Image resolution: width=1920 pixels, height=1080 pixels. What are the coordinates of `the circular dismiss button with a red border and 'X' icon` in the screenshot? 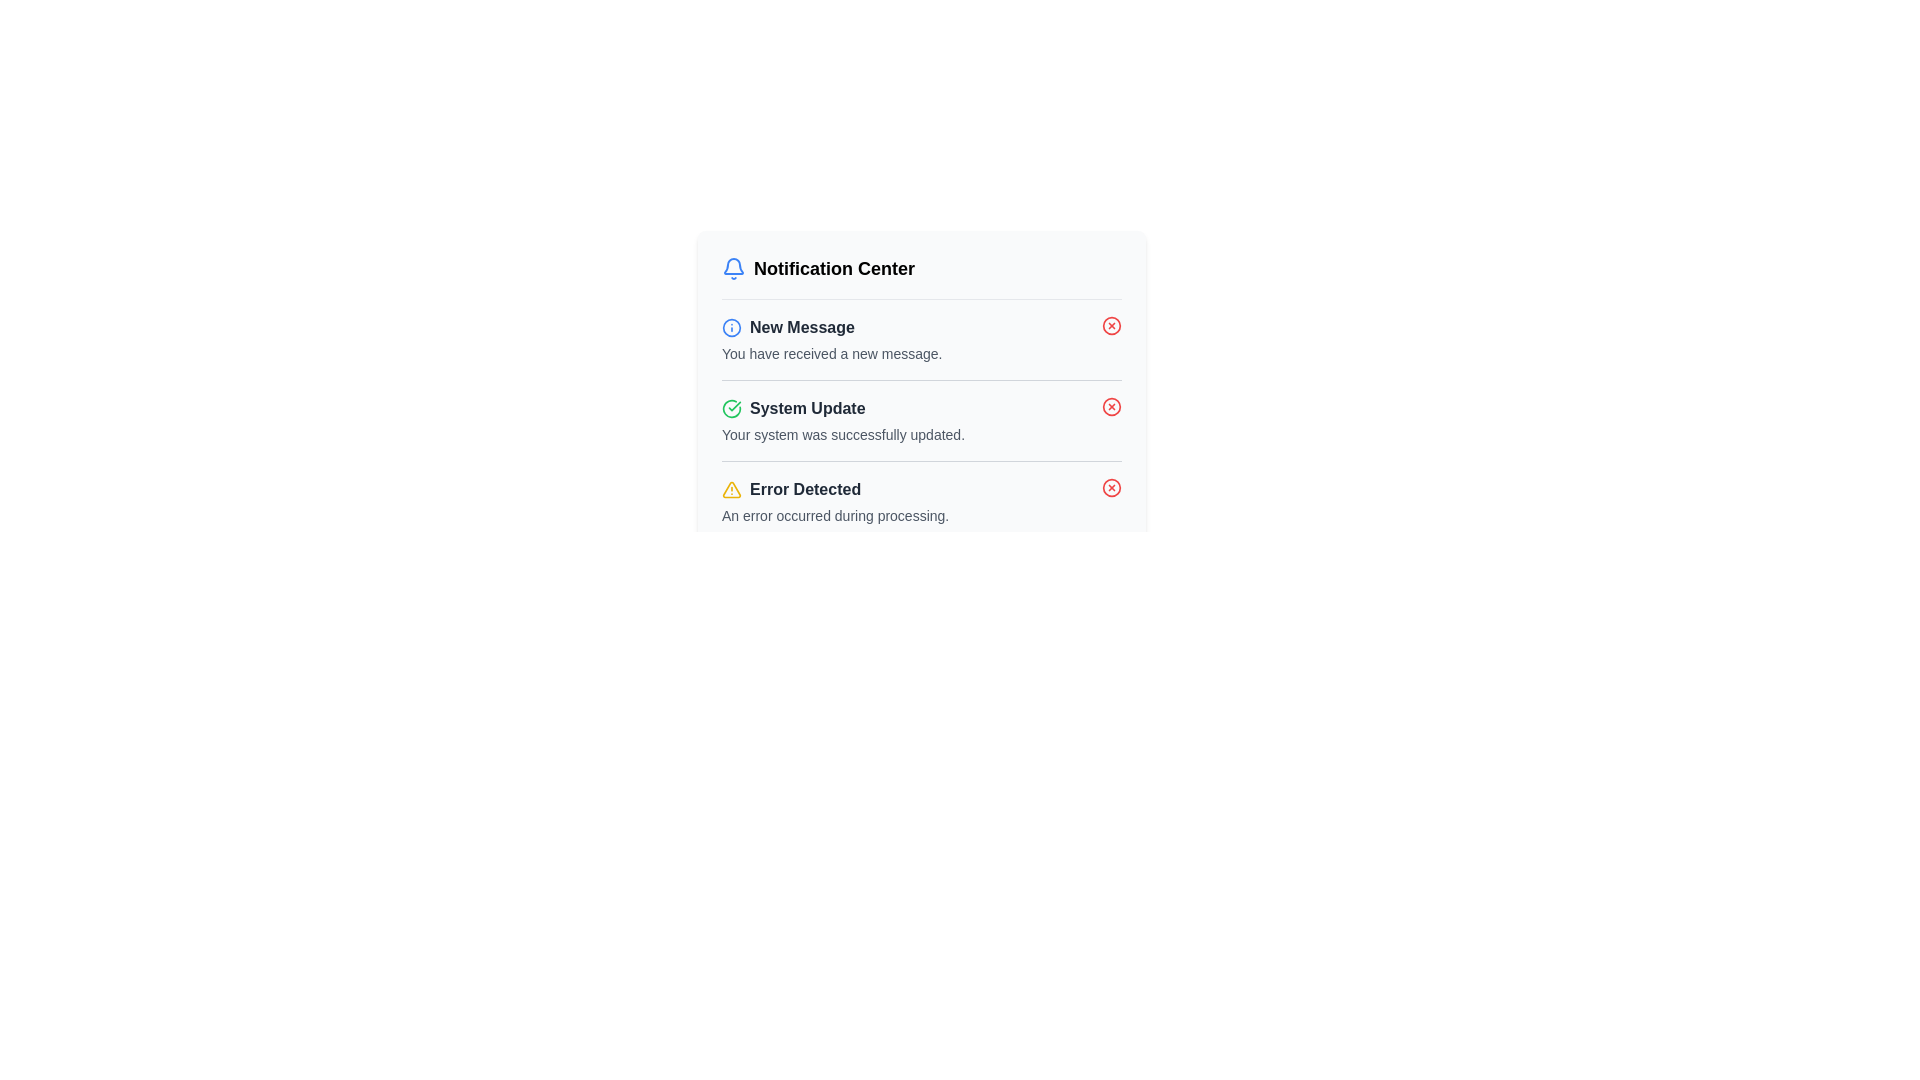 It's located at (1111, 325).